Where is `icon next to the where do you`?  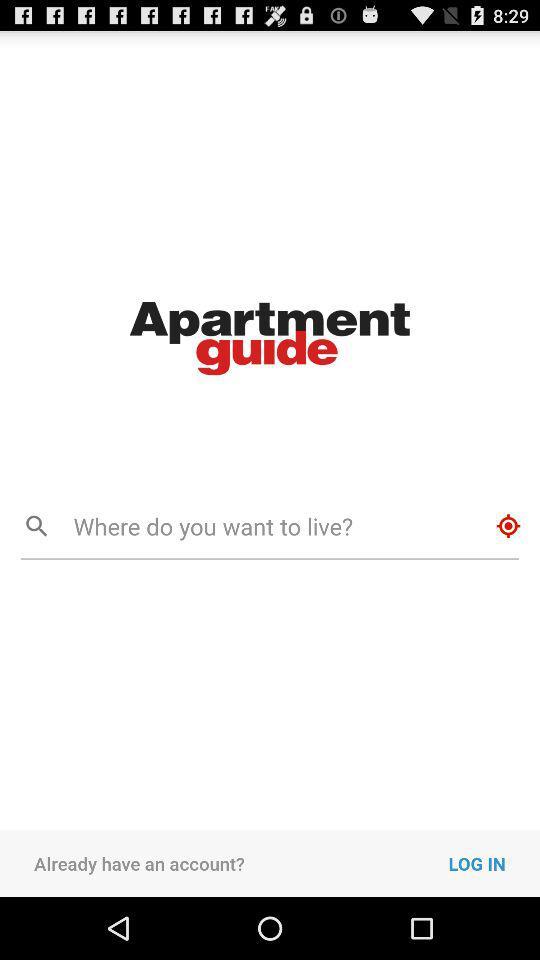 icon next to the where do you is located at coordinates (508, 525).